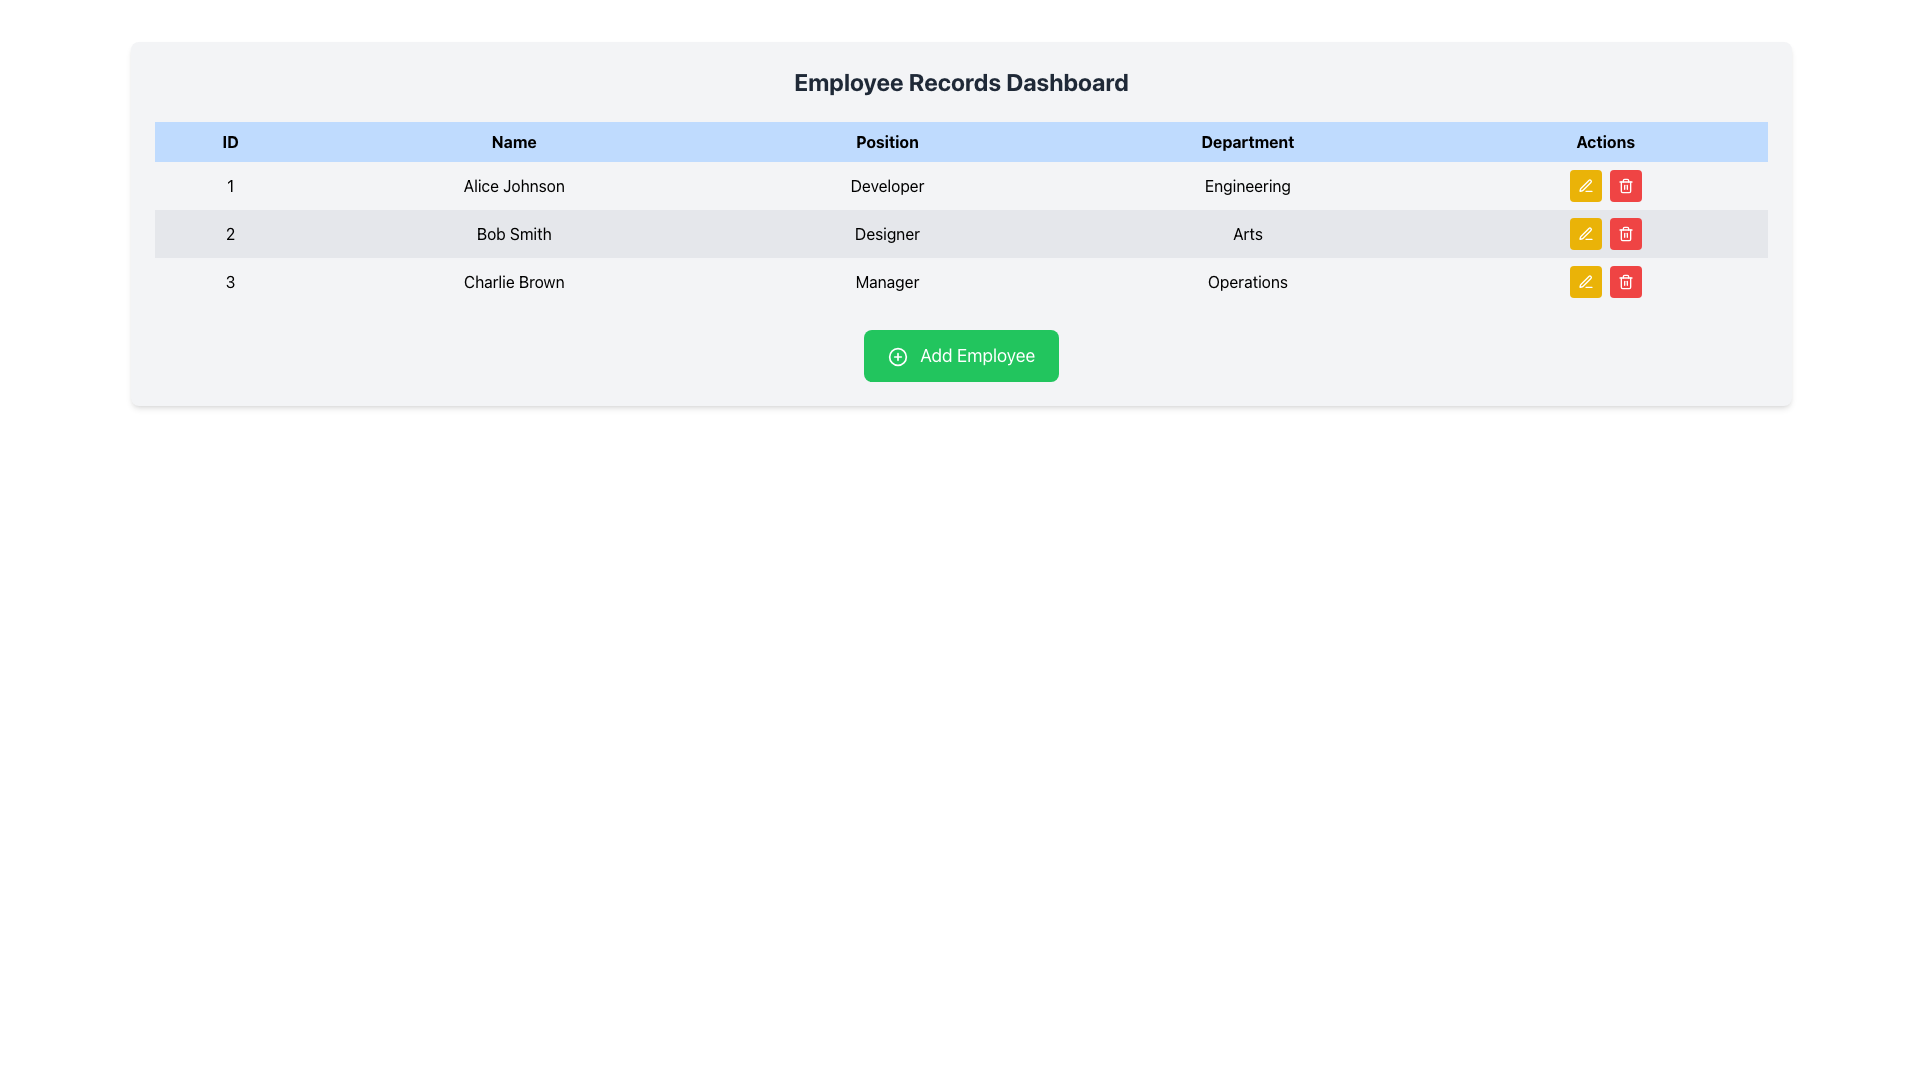 This screenshot has width=1920, height=1080. I want to click on the trash can icon representing the 'Delete' action for 'Bob Smith' in the Actions column of the table, so click(1625, 234).